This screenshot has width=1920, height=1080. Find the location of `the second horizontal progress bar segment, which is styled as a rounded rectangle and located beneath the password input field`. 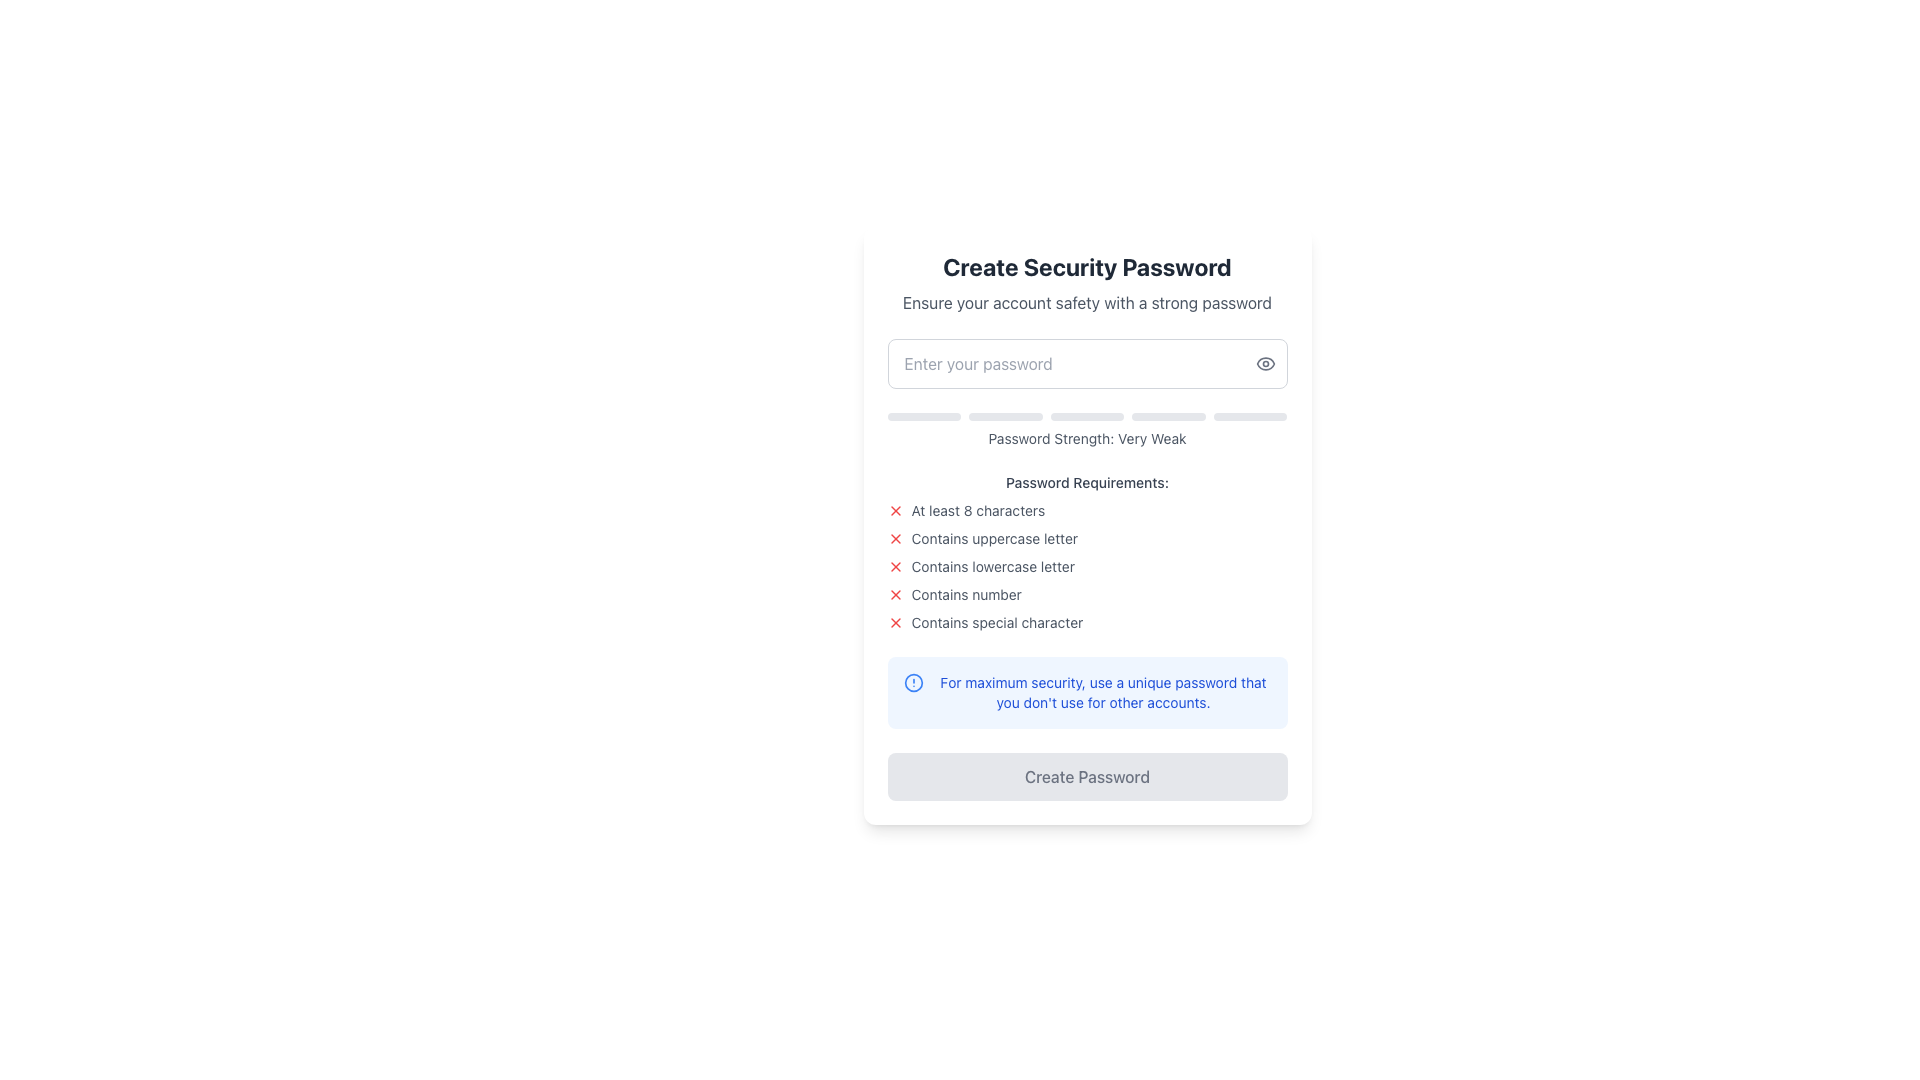

the second horizontal progress bar segment, which is styled as a rounded rectangle and located beneath the password input field is located at coordinates (1005, 415).